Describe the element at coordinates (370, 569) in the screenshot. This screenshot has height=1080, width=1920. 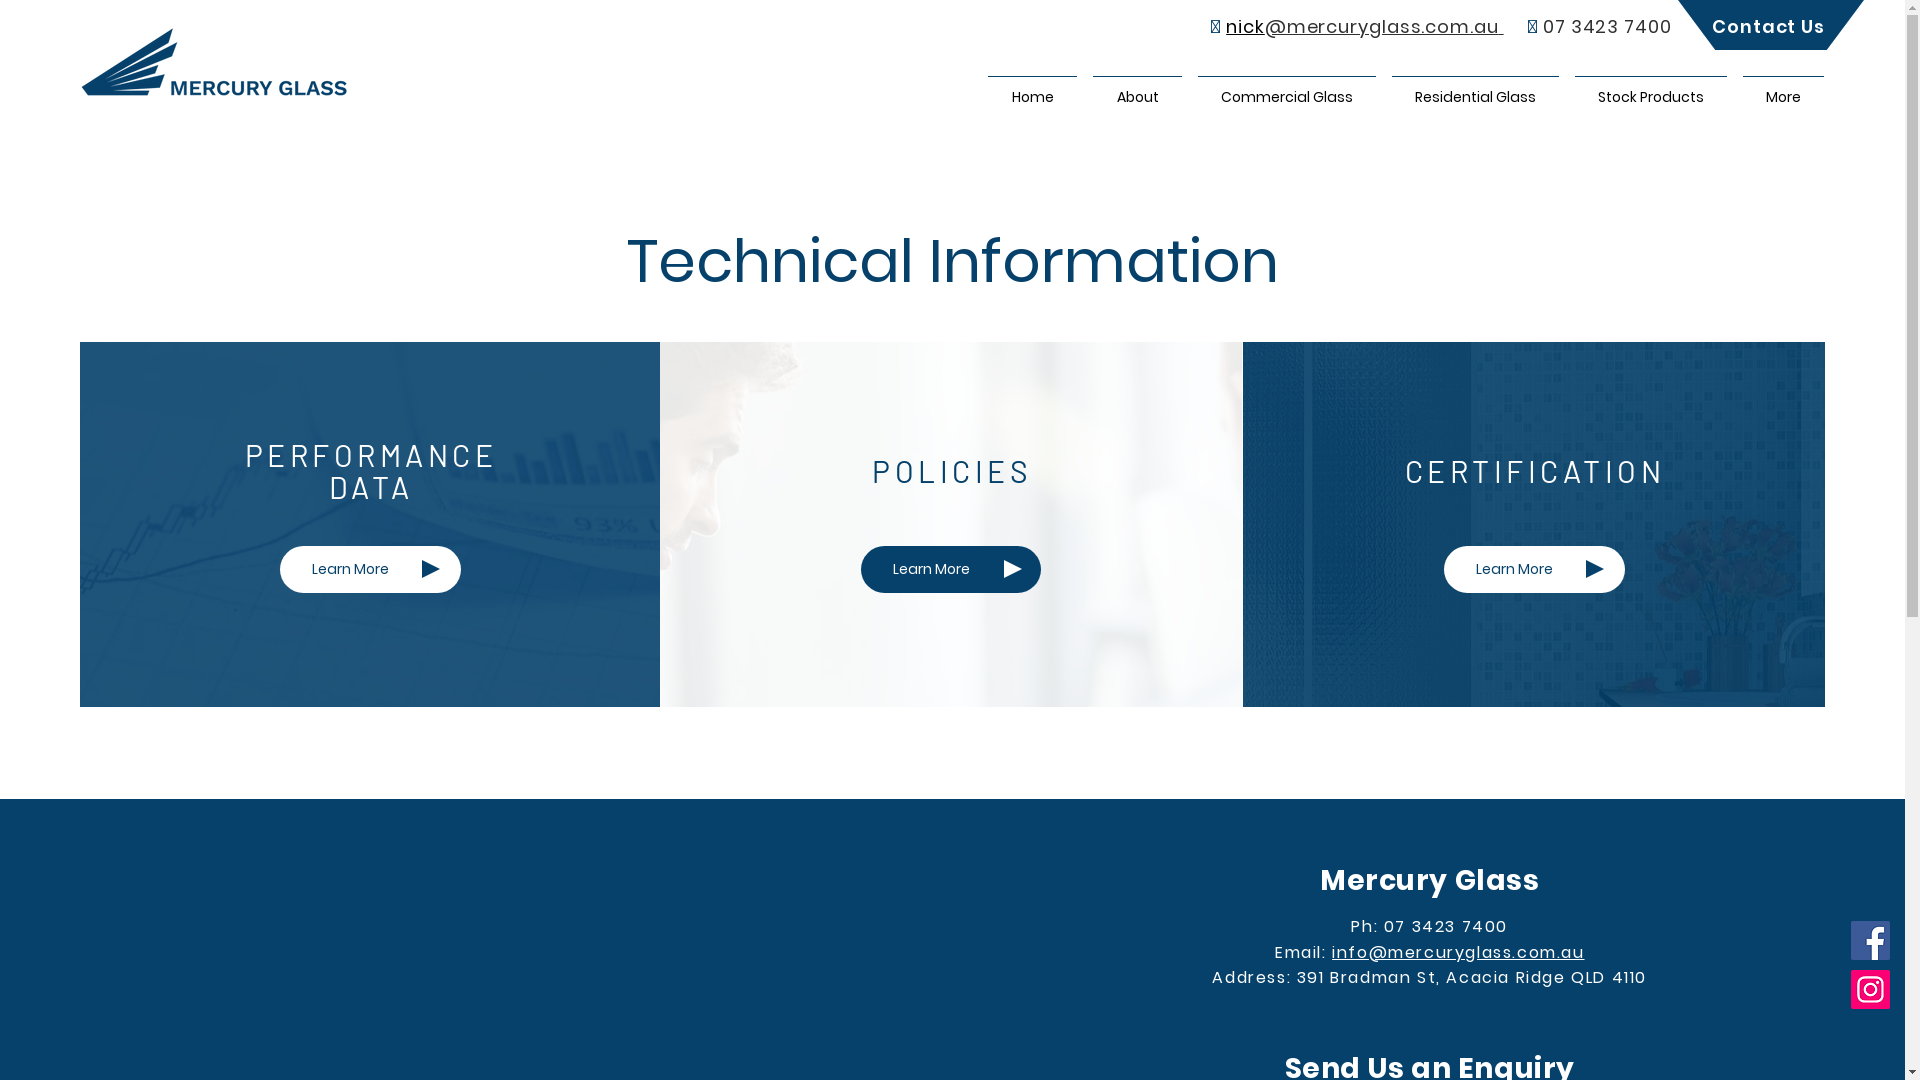
I see `'Learn More'` at that location.